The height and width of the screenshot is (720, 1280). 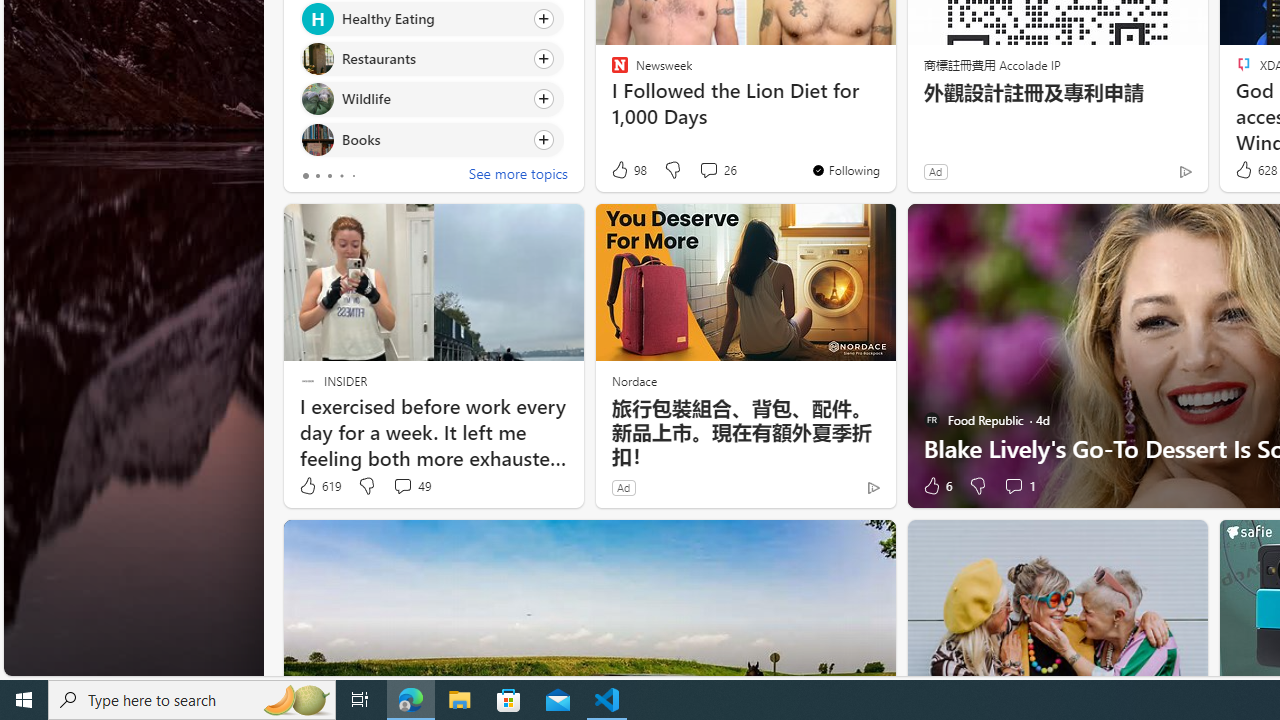 I want to click on '98 Like', so click(x=627, y=169).